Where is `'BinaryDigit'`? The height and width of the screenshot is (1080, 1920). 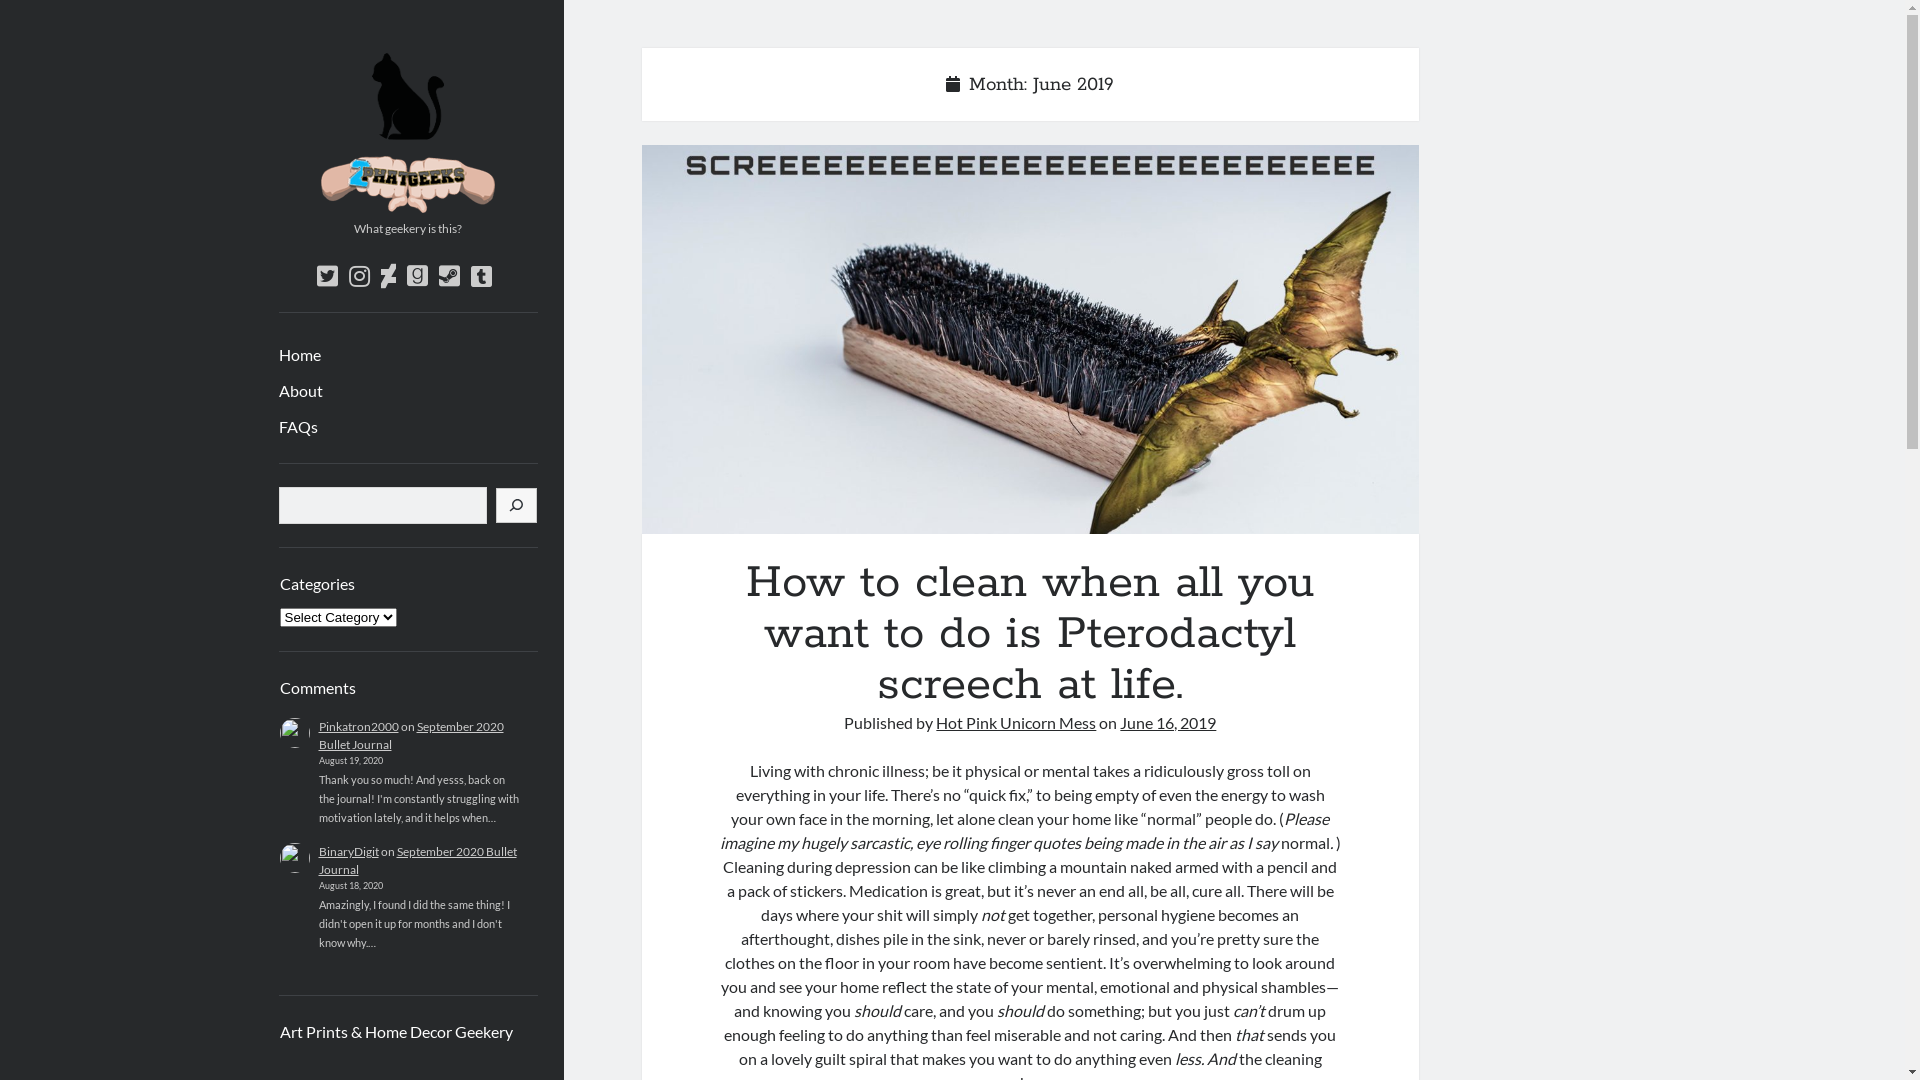 'BinaryDigit' is located at coordinates (347, 851).